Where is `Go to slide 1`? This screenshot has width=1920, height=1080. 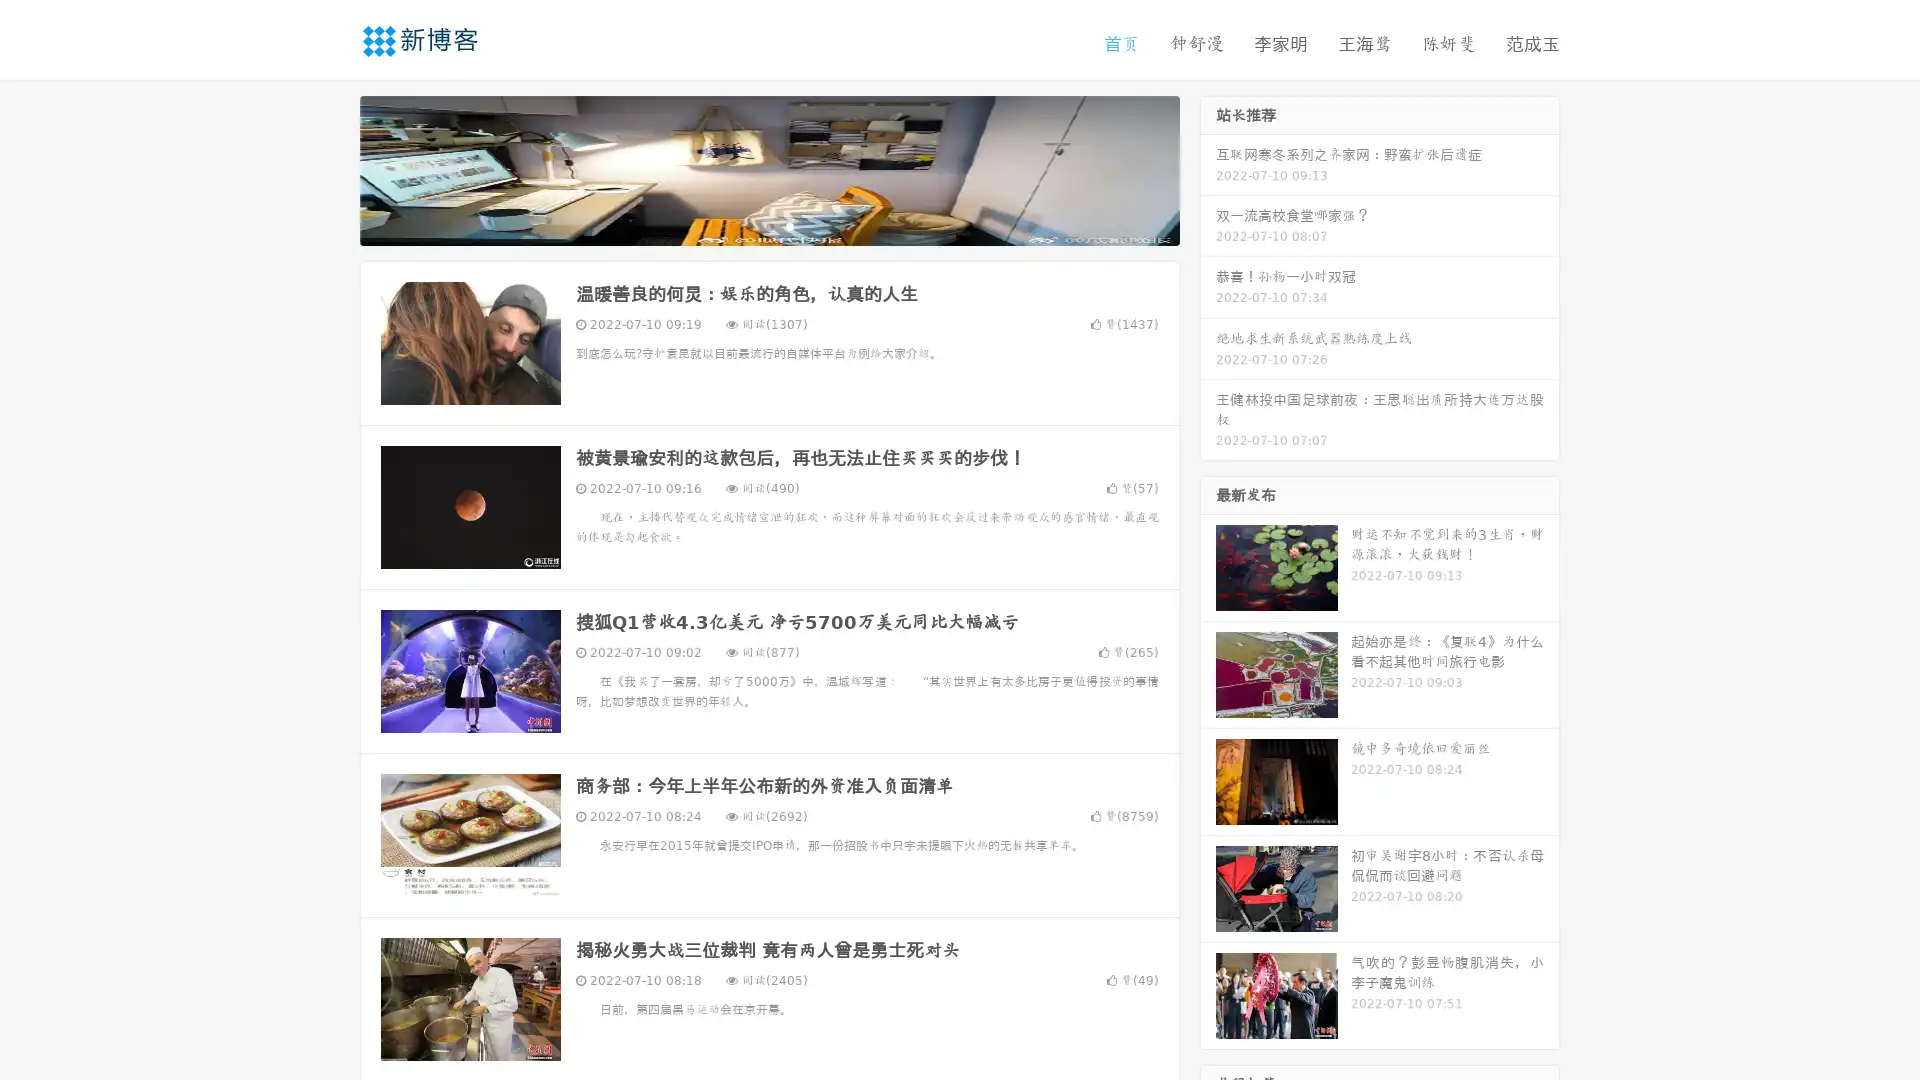
Go to slide 1 is located at coordinates (748, 225).